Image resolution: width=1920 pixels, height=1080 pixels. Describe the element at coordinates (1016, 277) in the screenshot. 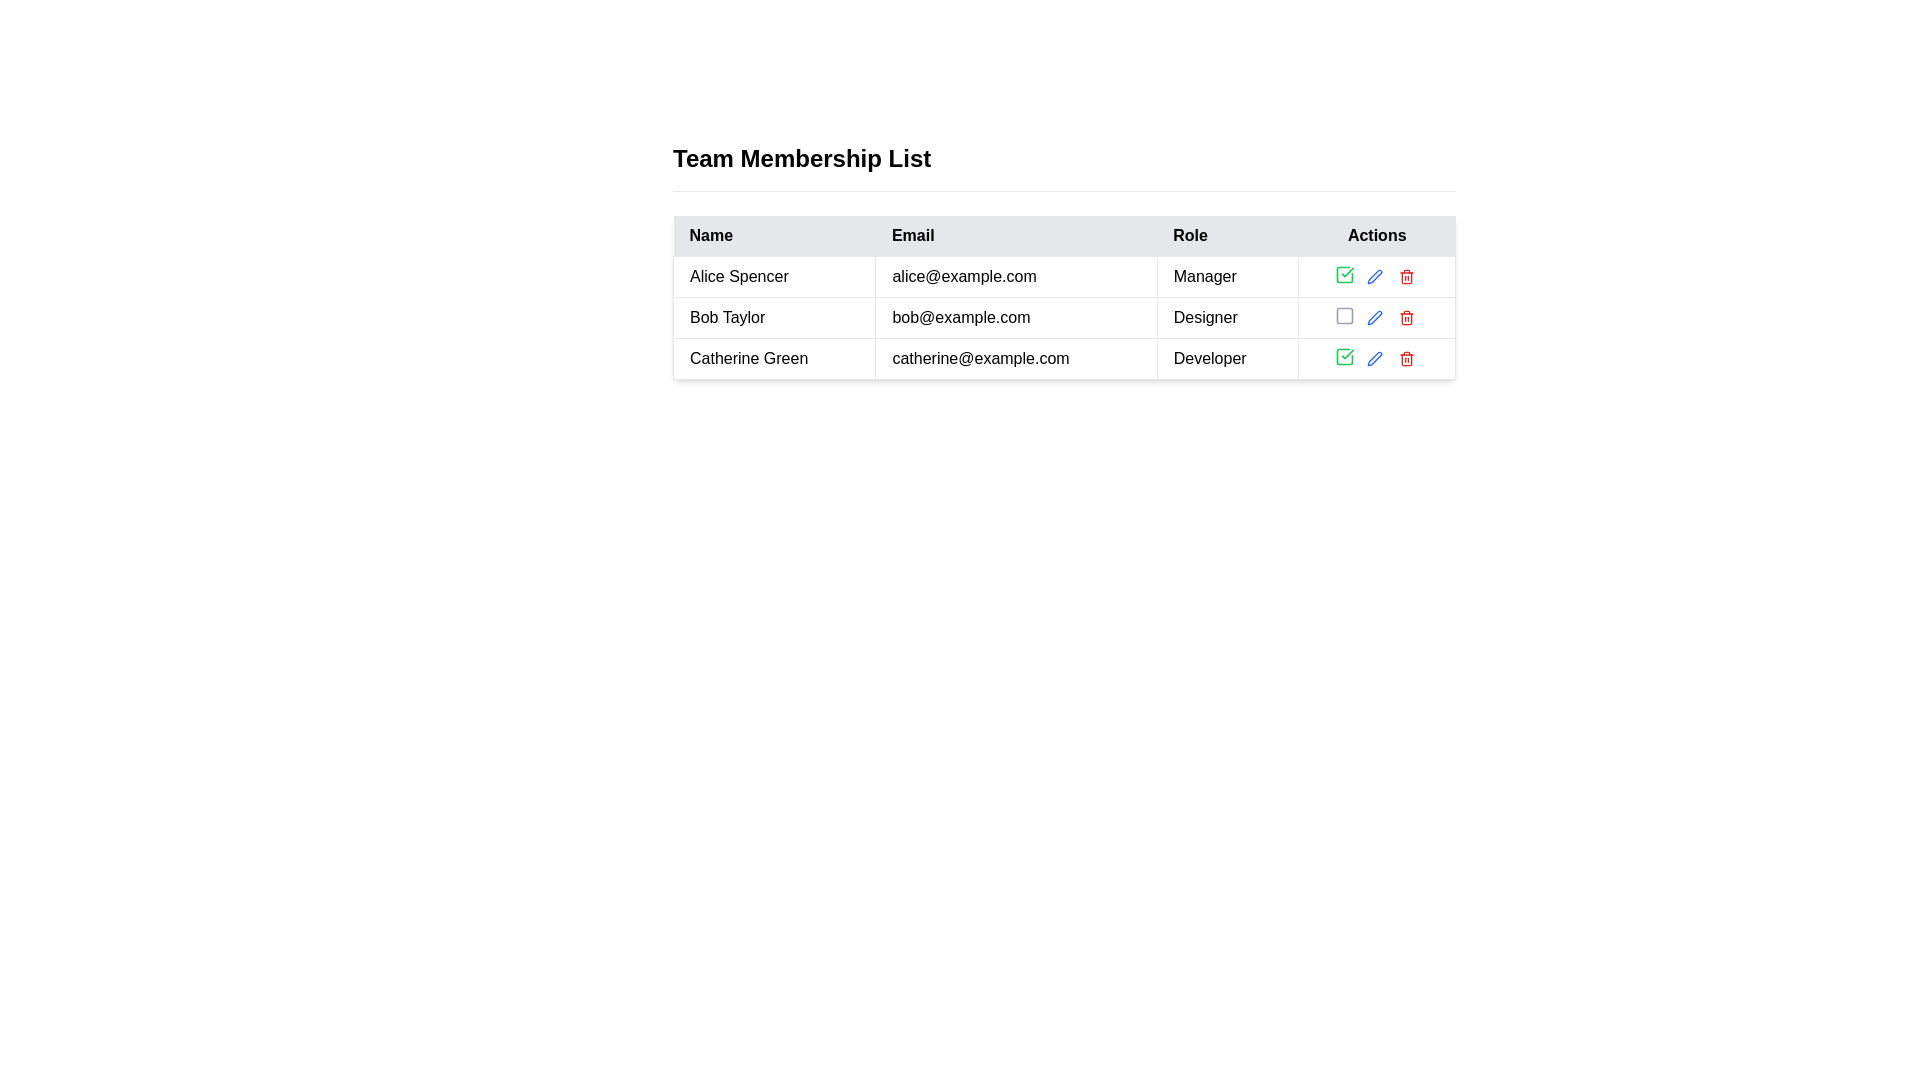

I see `the static text element representing the email address located in the 'Email' column adjacent to 'Alice Spencer' in the table` at that location.